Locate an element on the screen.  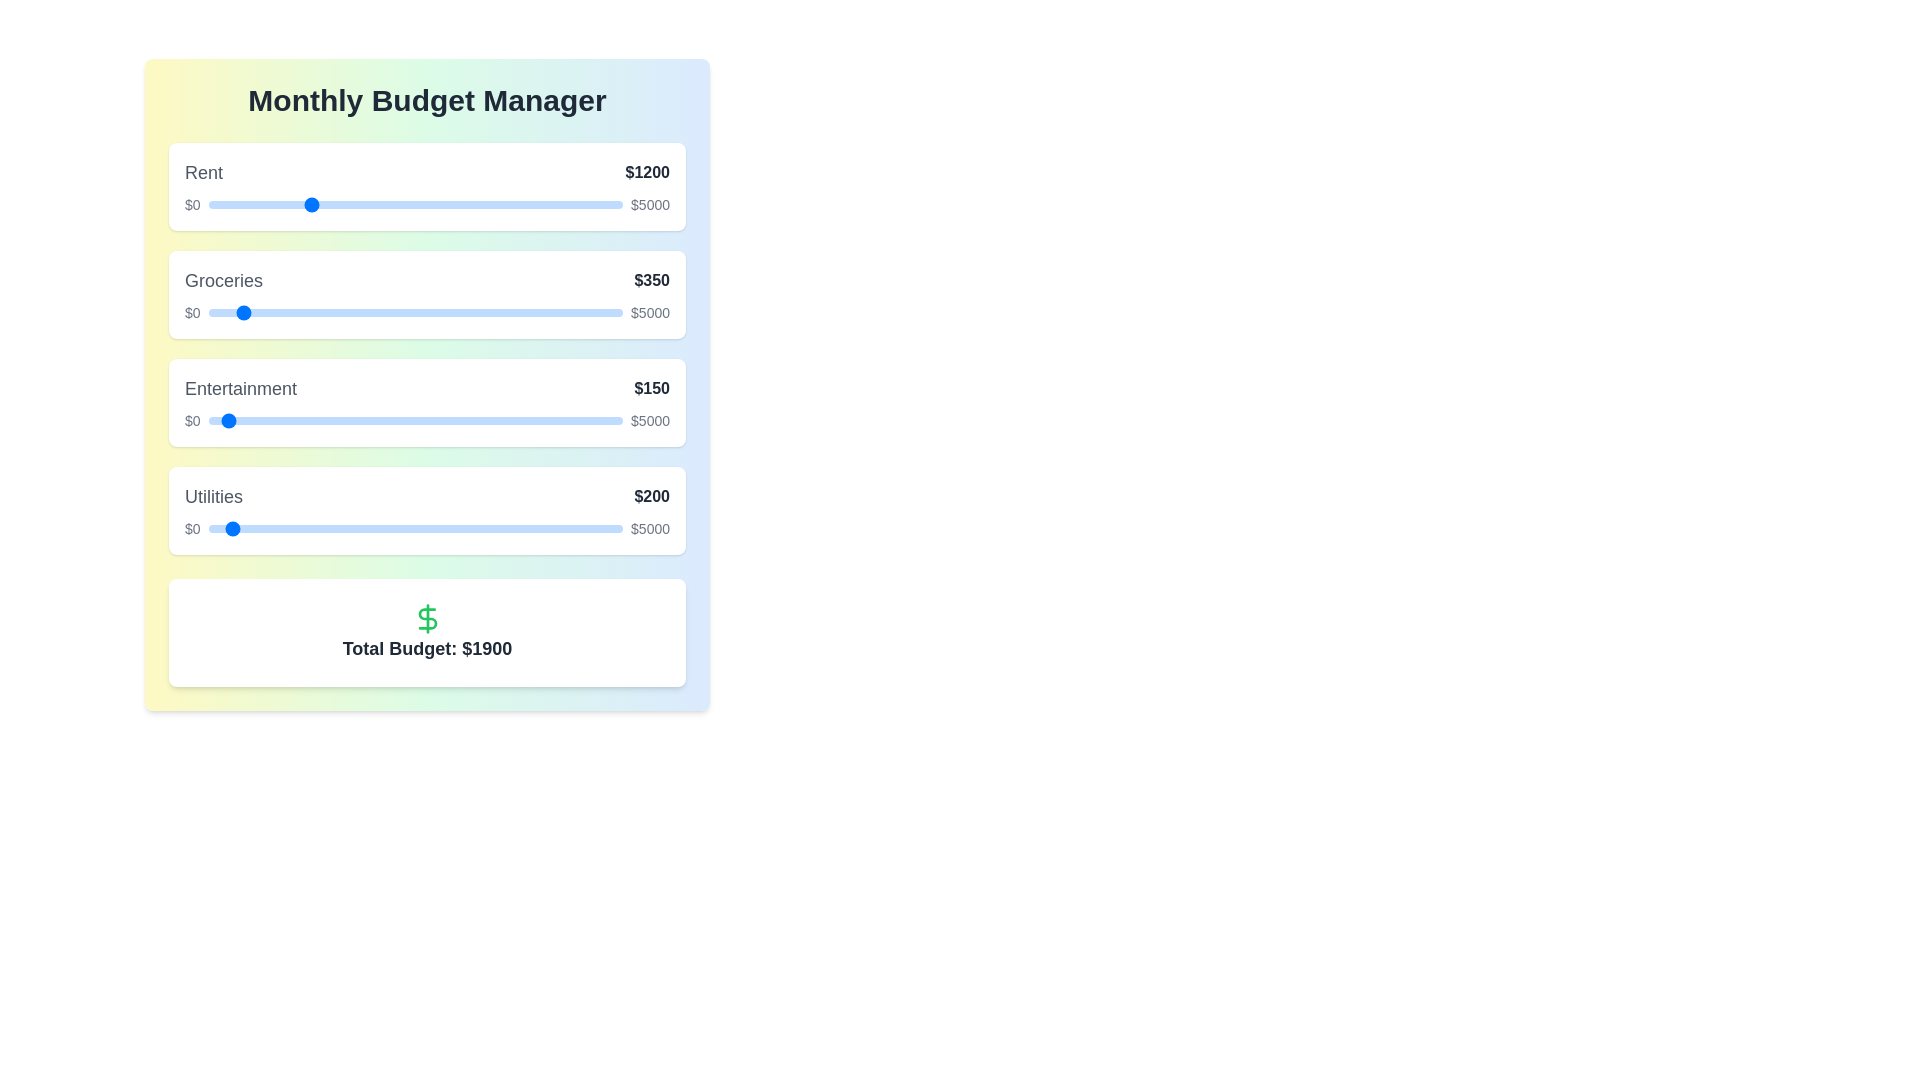
the entertainment budget slider is located at coordinates (516, 419).